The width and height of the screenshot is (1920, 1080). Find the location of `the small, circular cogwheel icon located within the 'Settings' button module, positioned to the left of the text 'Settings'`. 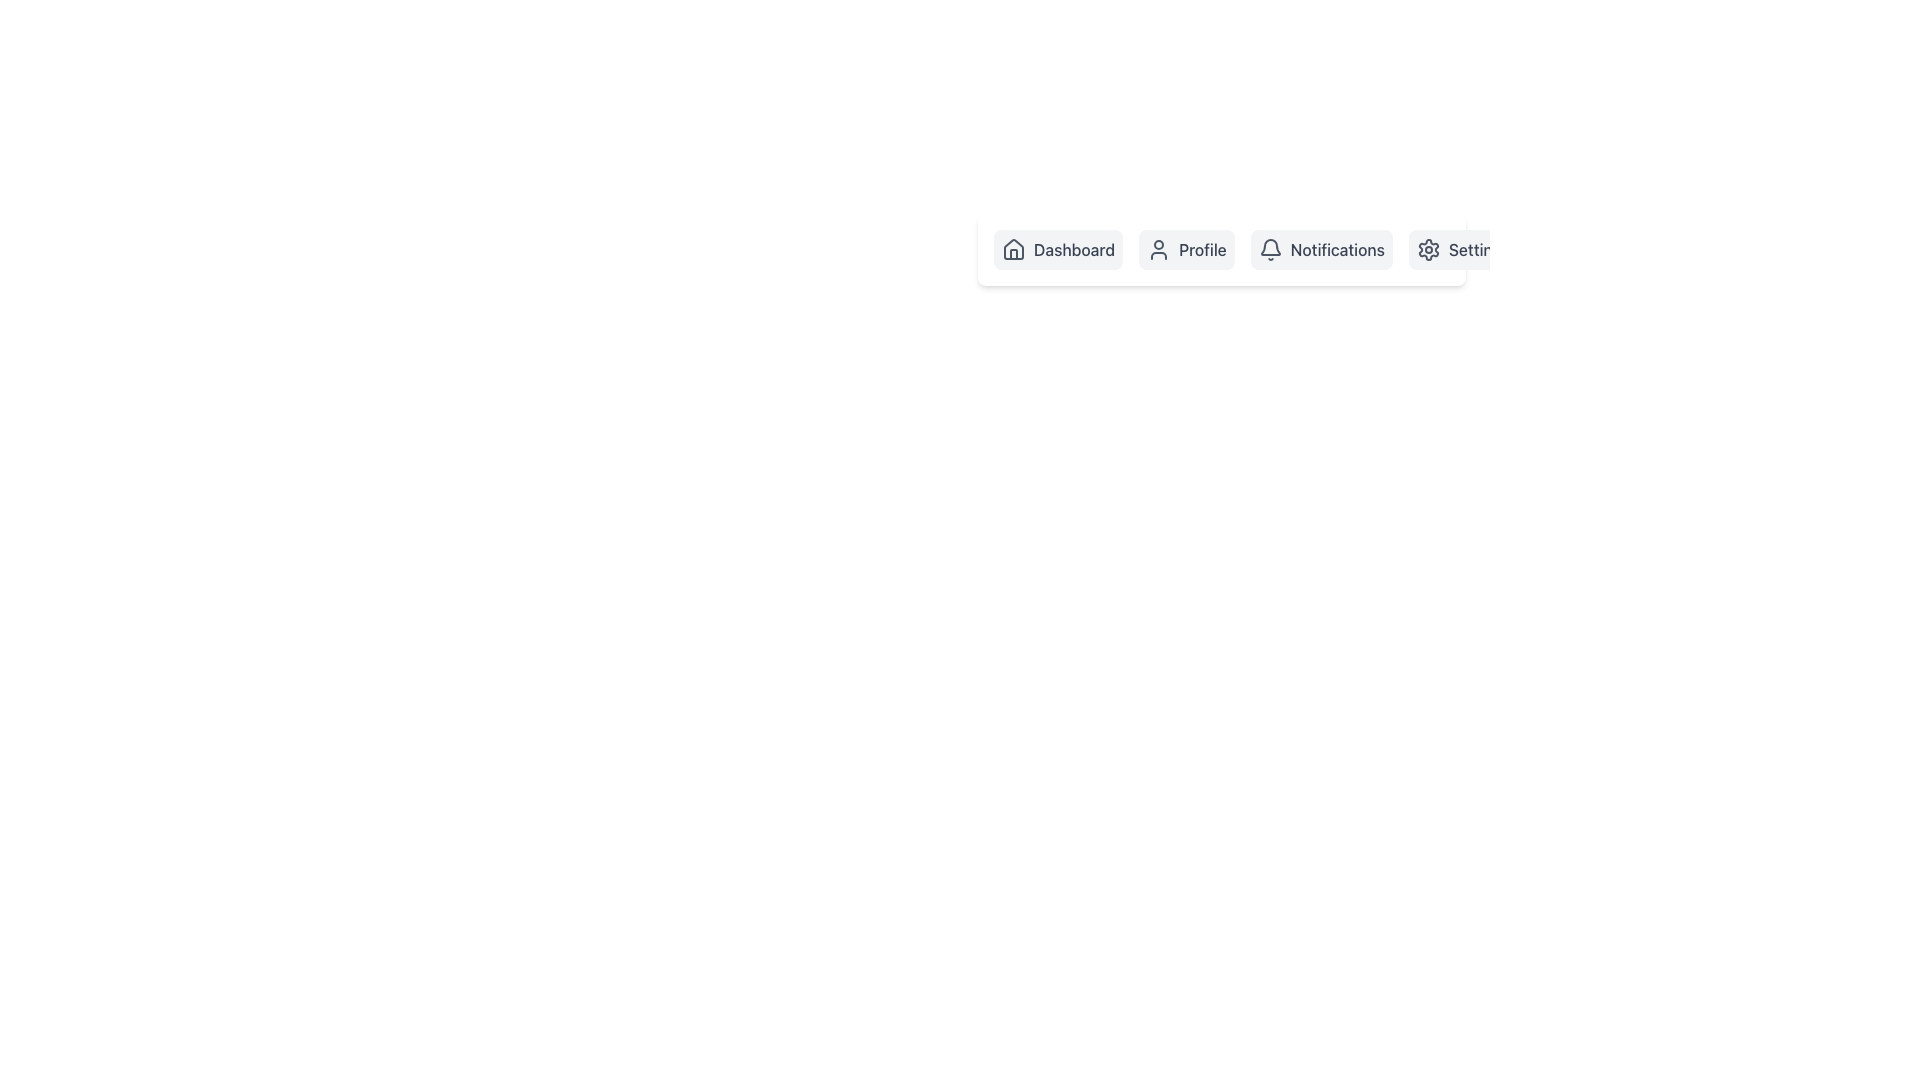

the small, circular cogwheel icon located within the 'Settings' button module, positioned to the left of the text 'Settings' is located at coordinates (1427, 249).